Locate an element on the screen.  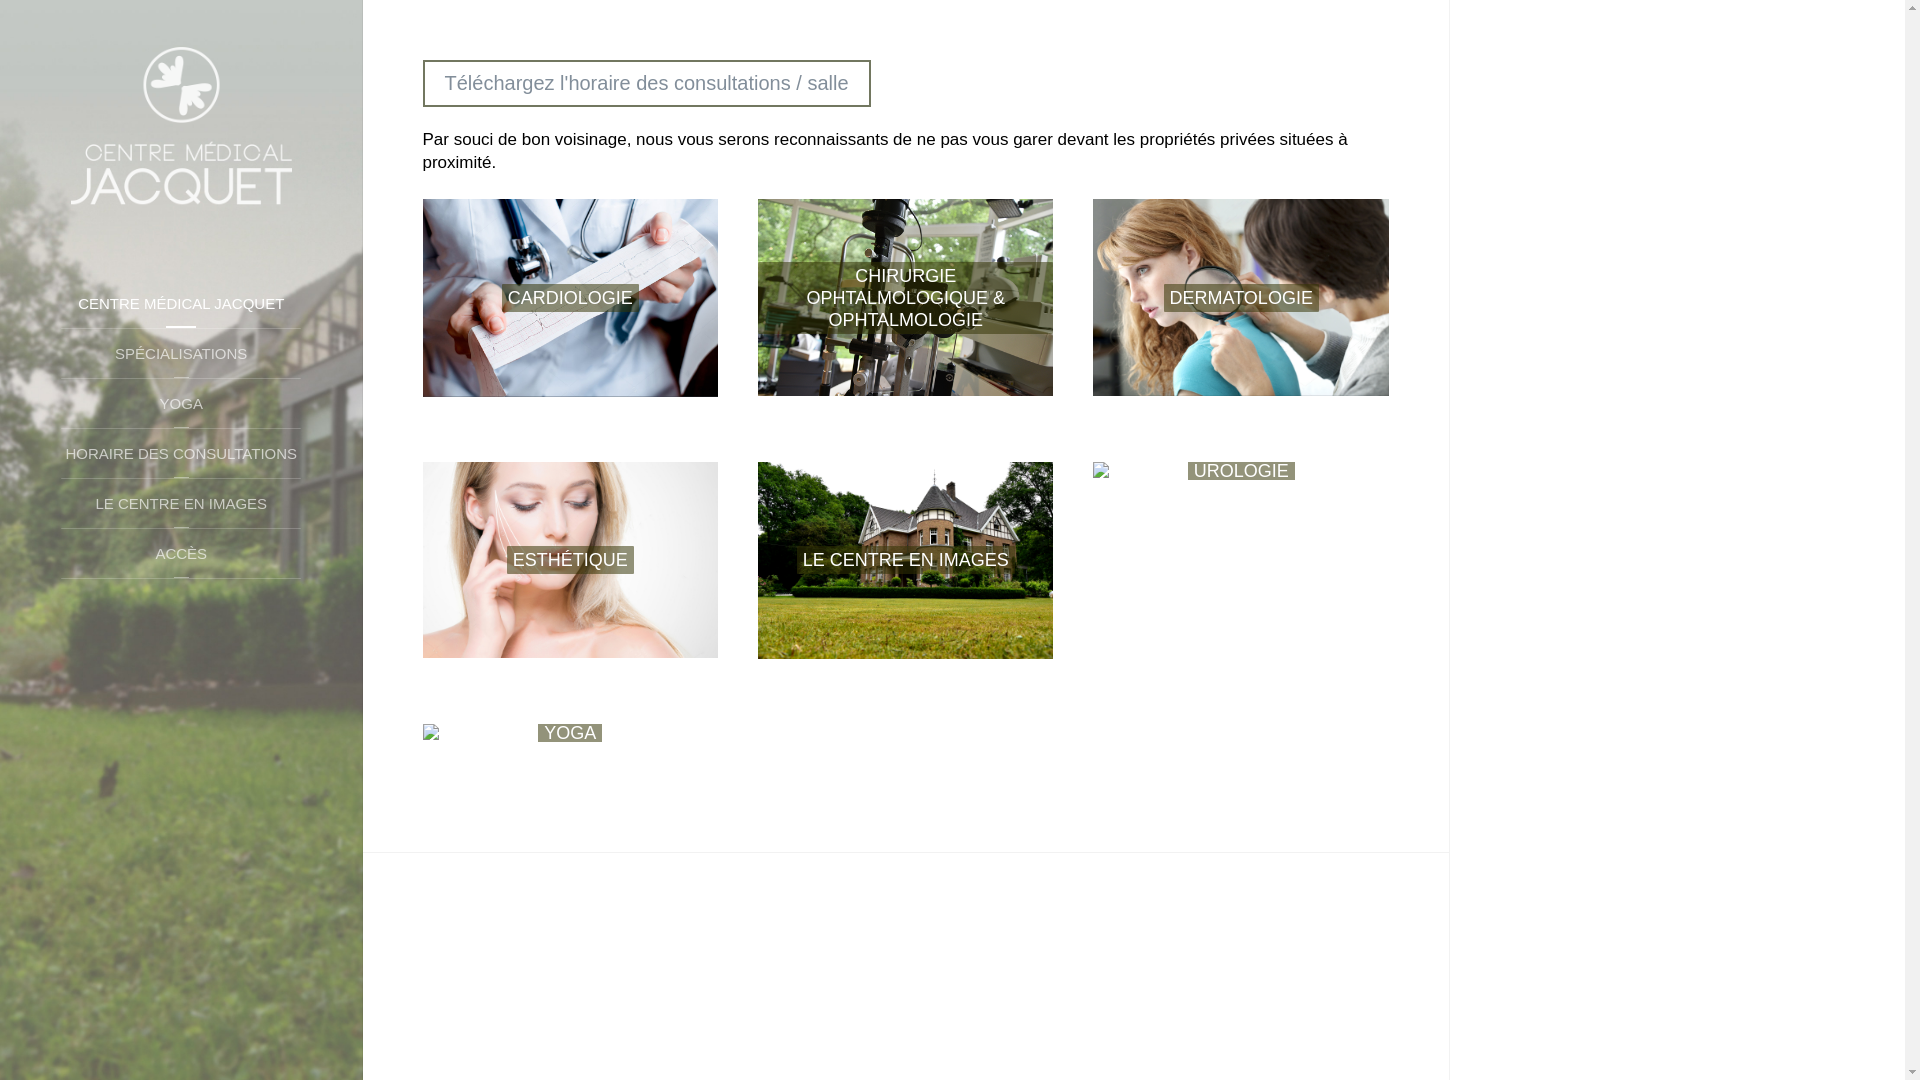
'DERMATOLOGIE' is located at coordinates (1239, 297).